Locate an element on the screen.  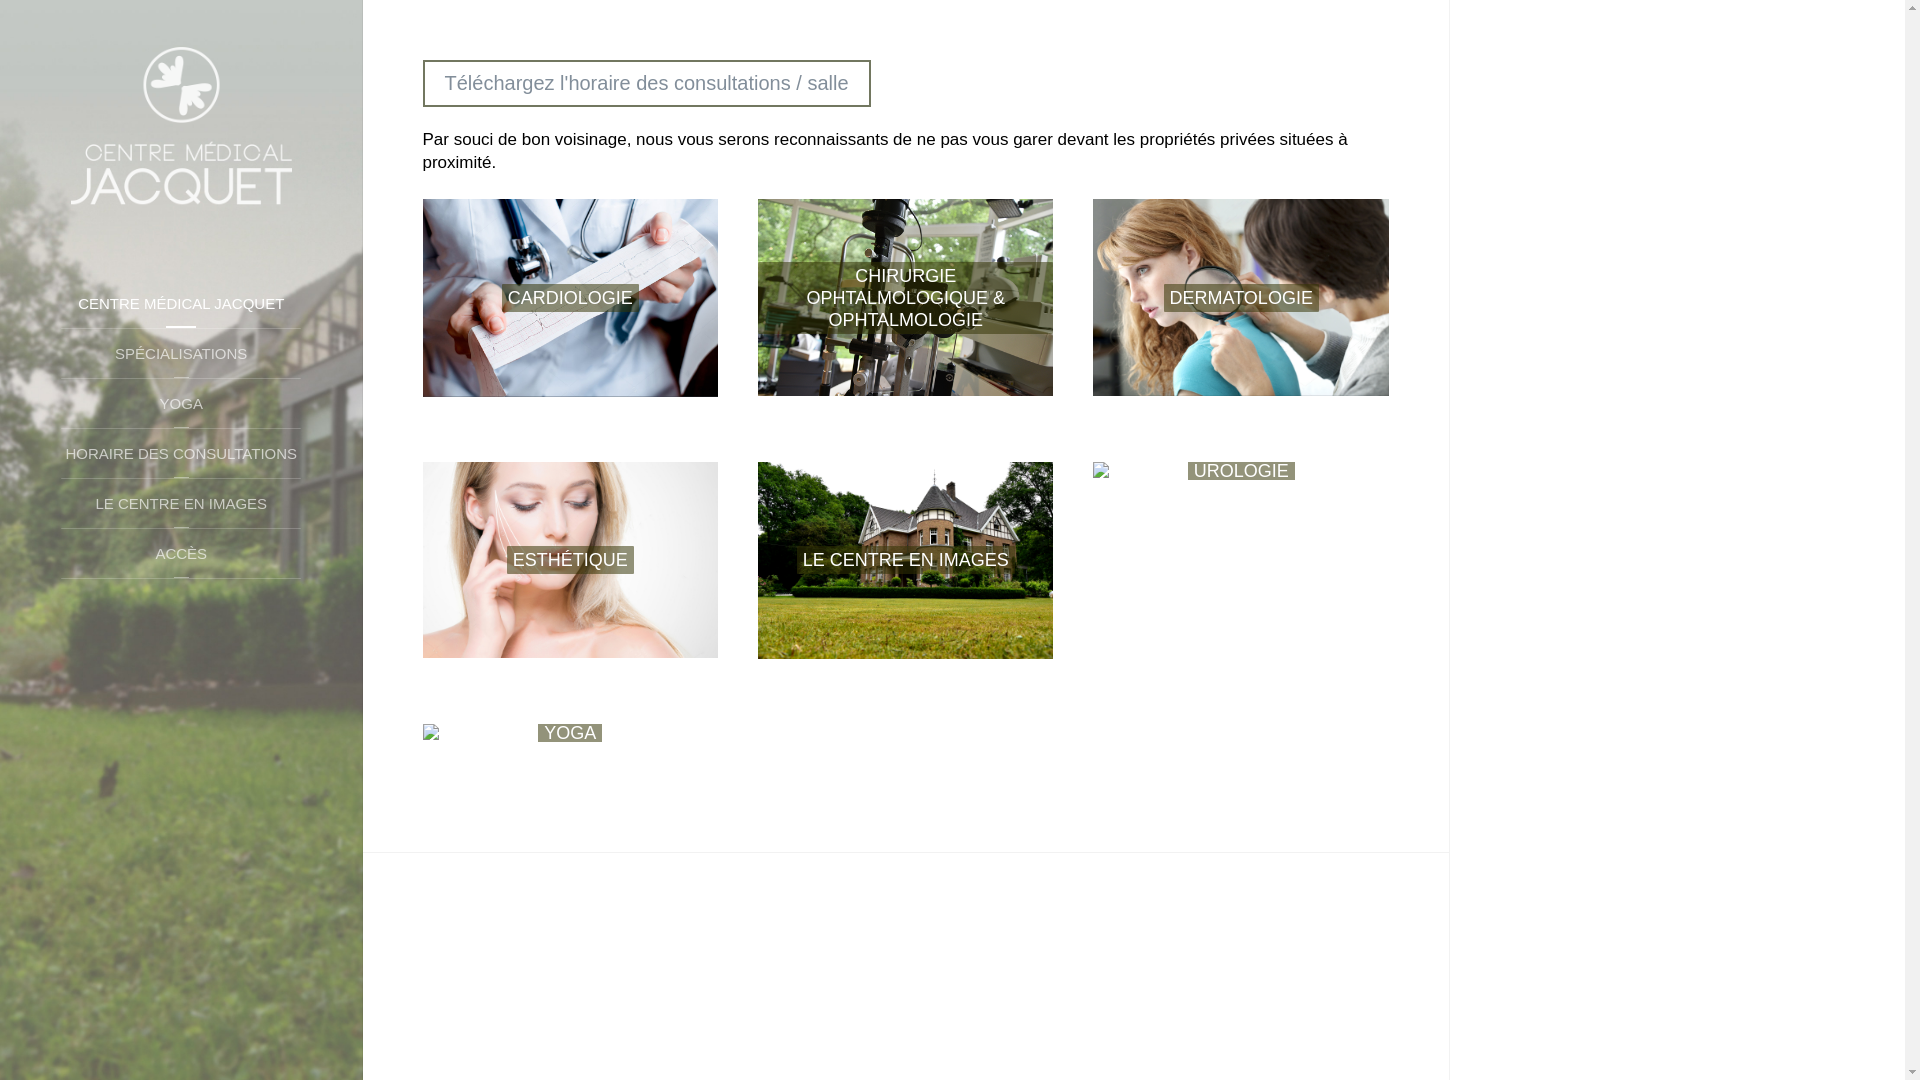
'DERMATOLOGIE' is located at coordinates (1239, 297).